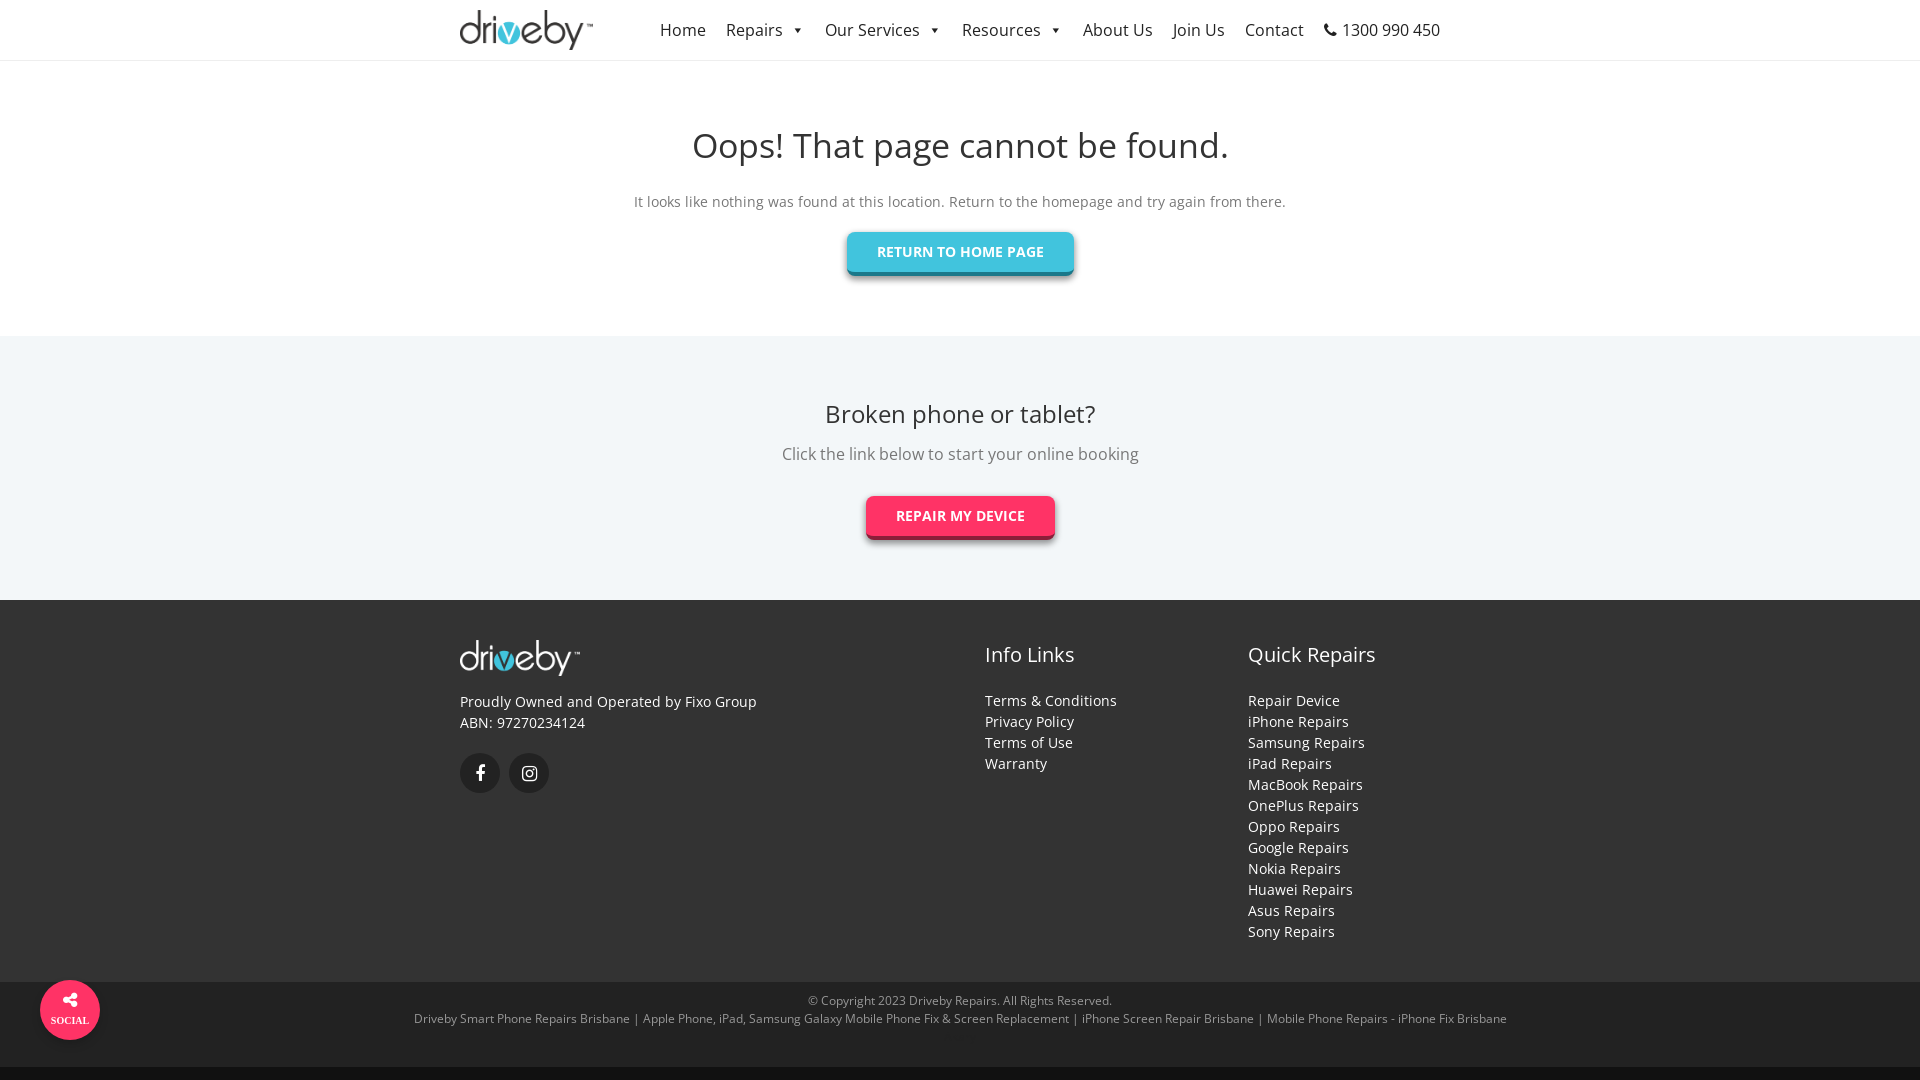  Describe the element at coordinates (960, 1035) in the screenshot. I see `'Akary'` at that location.